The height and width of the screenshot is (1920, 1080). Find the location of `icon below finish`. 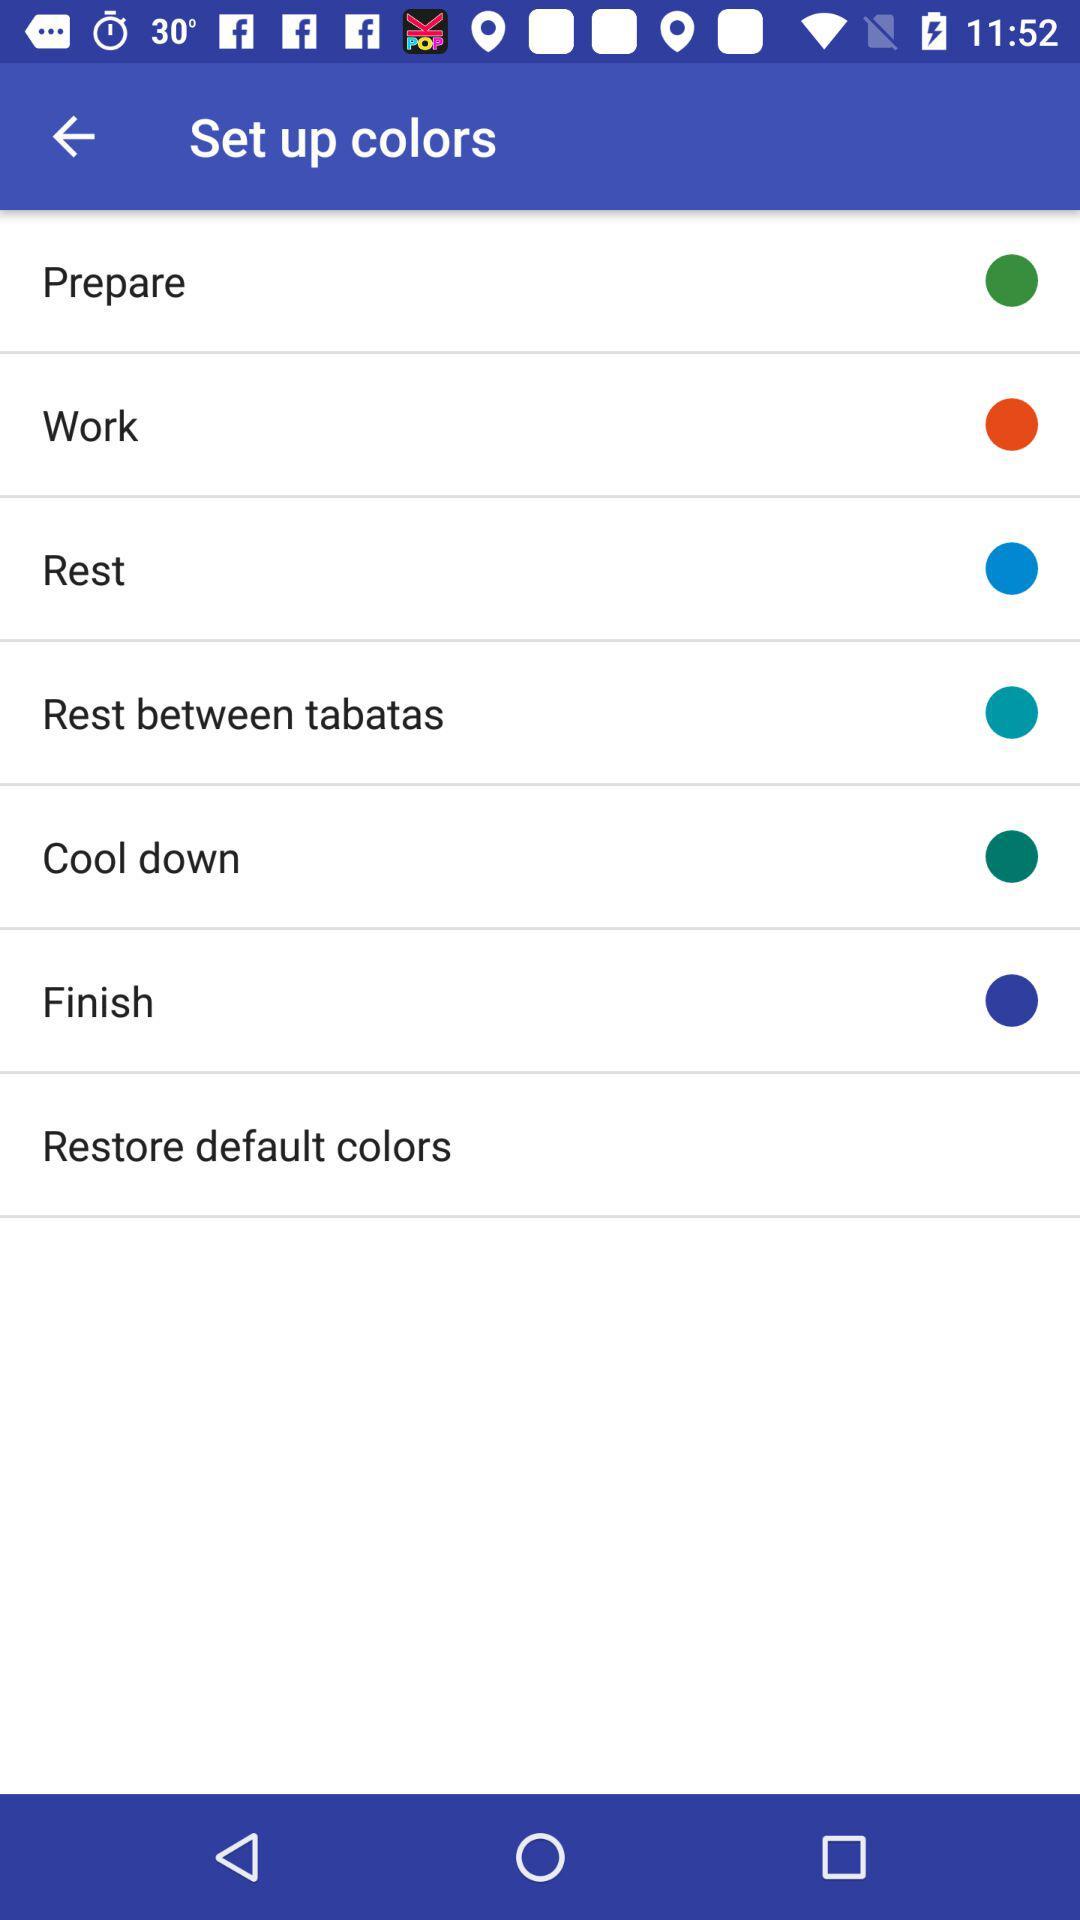

icon below finish is located at coordinates (246, 1144).